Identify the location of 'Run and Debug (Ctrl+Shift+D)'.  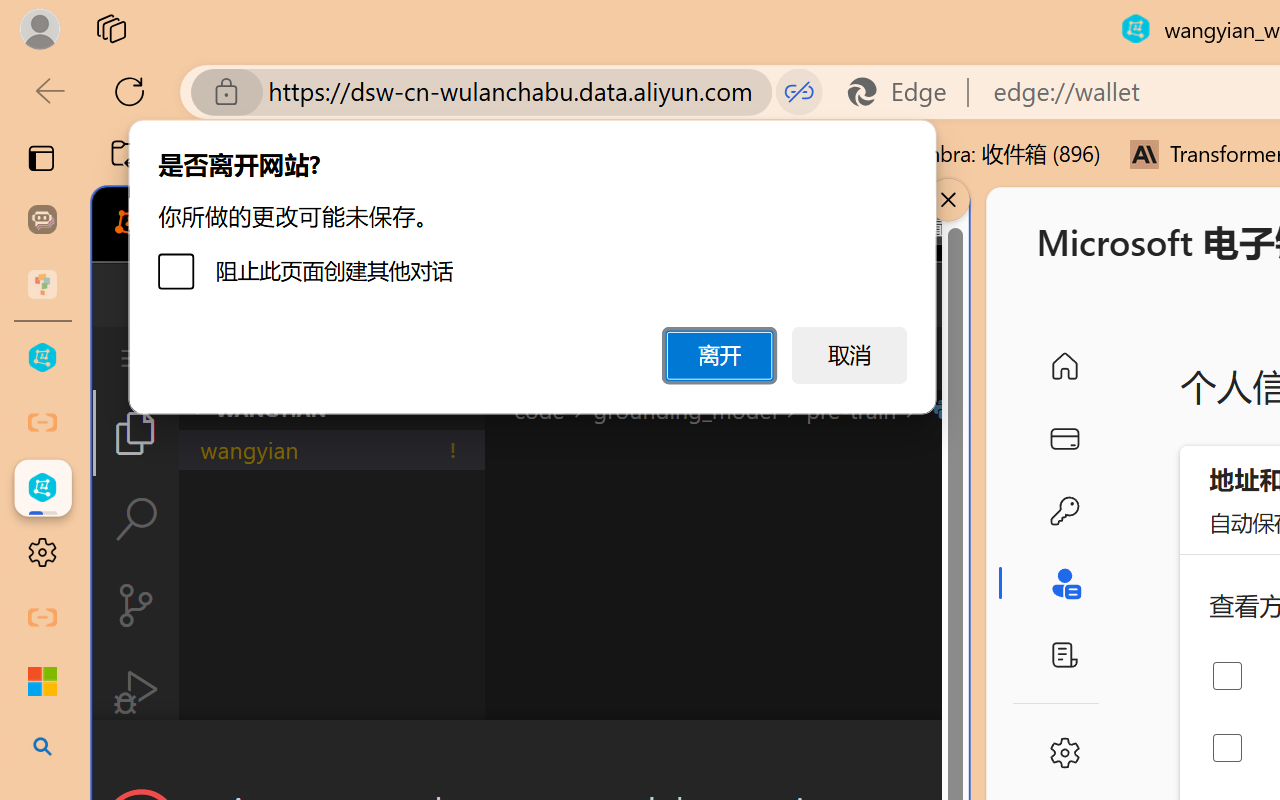
(134, 692).